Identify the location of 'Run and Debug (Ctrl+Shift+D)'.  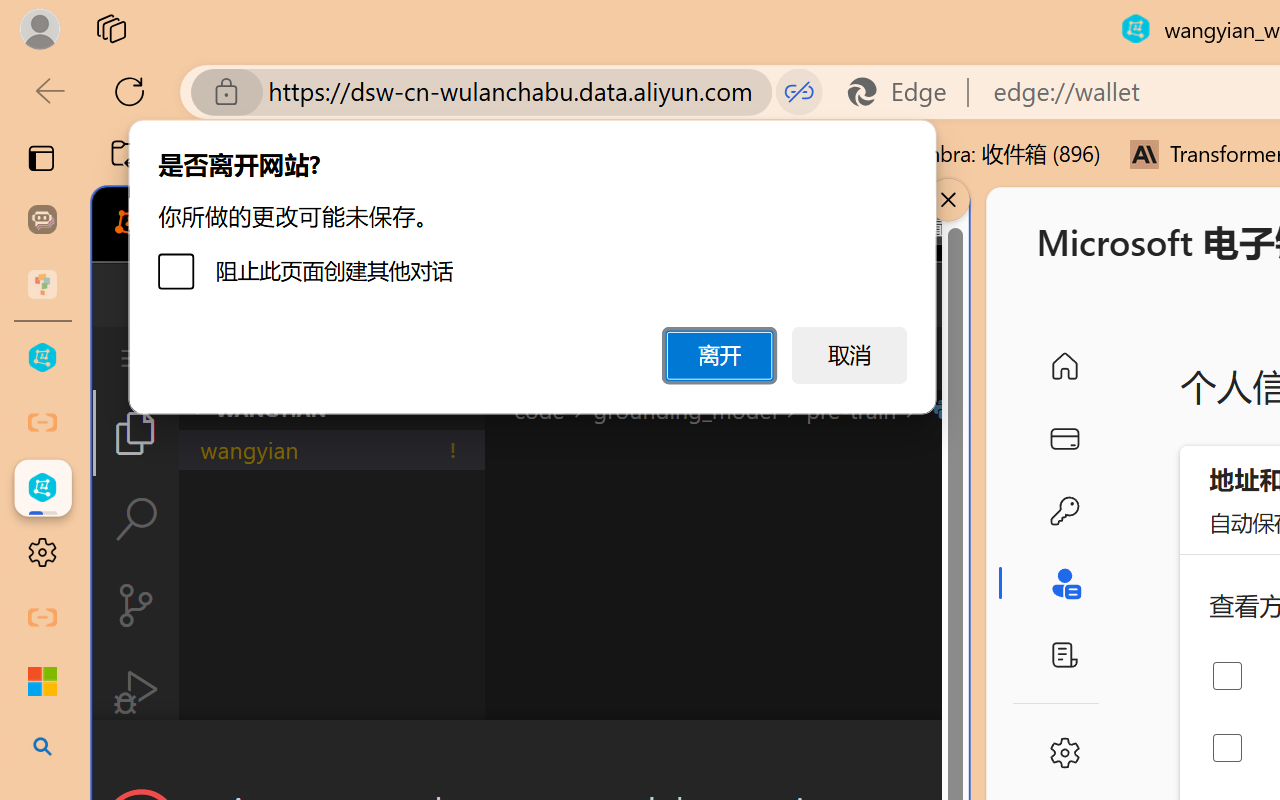
(134, 692).